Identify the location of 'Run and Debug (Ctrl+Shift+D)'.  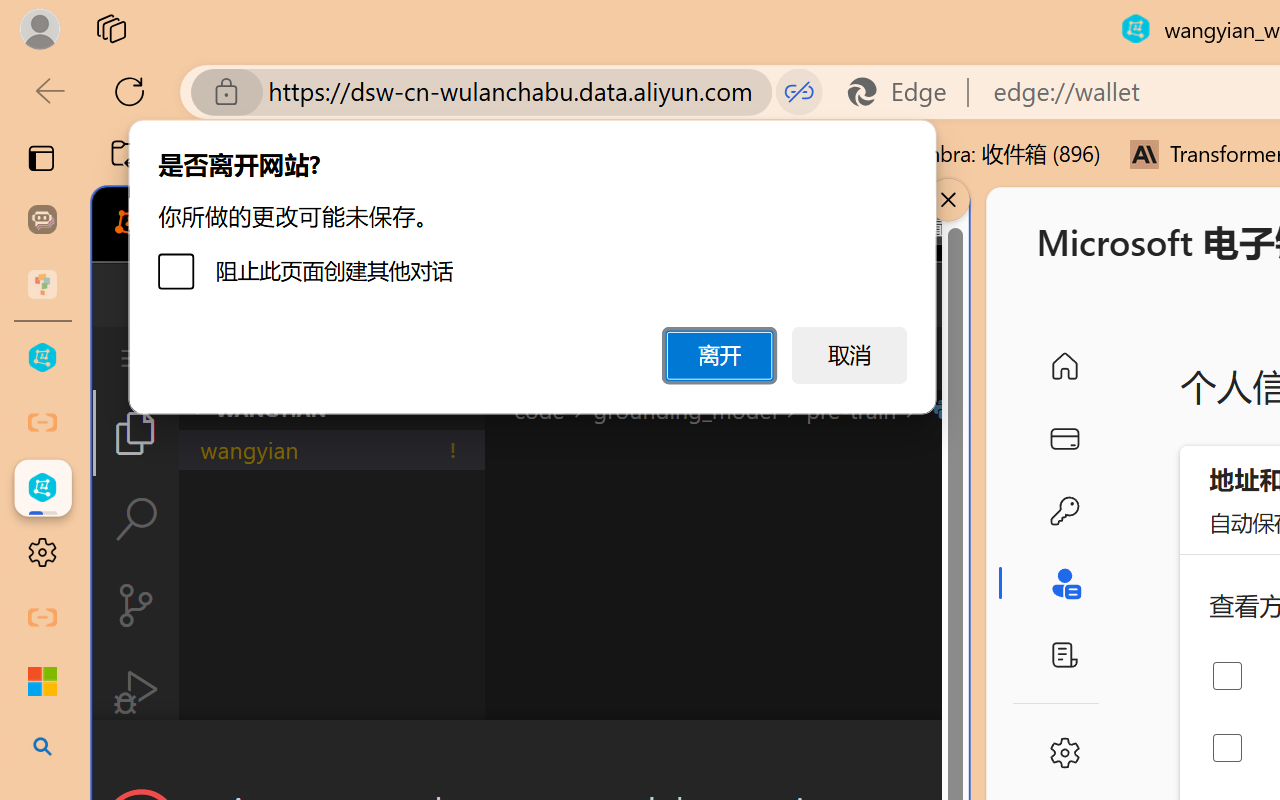
(134, 692).